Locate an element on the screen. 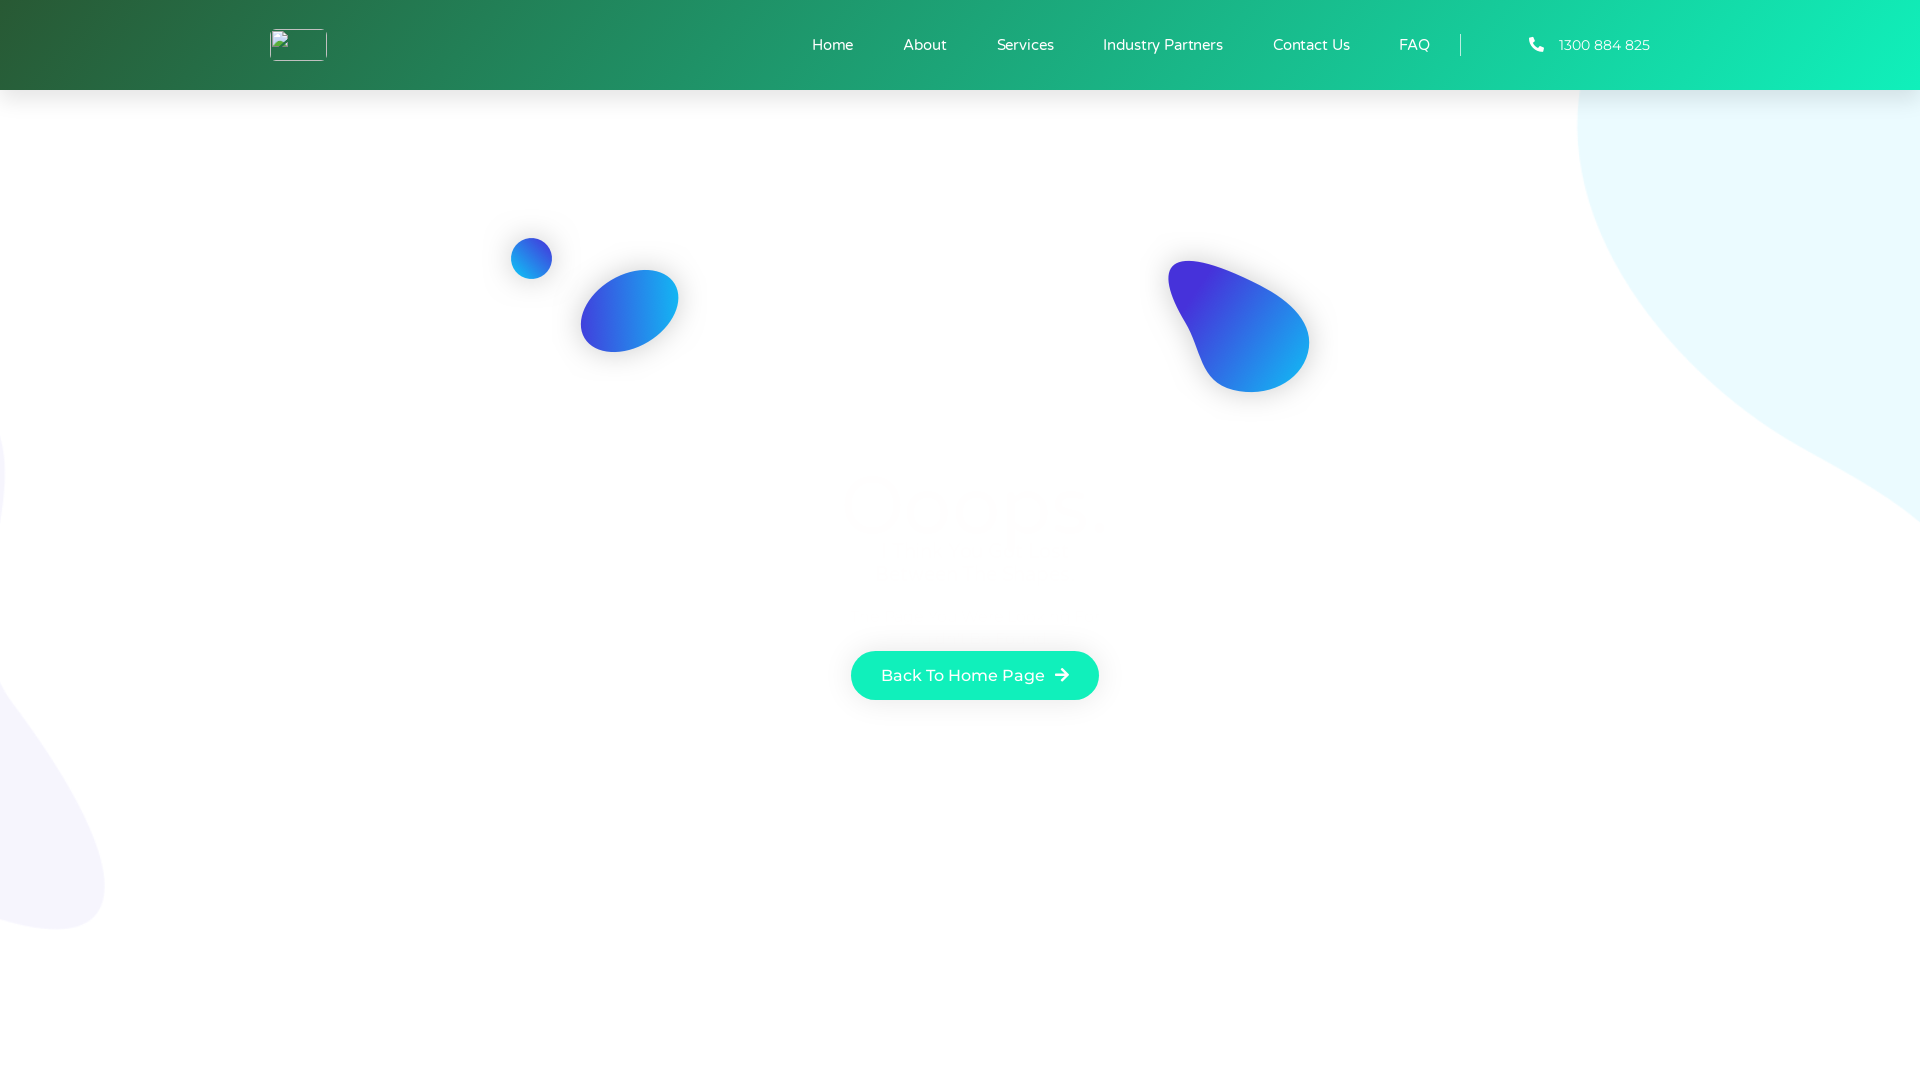 This screenshot has height=1080, width=1920. 'Home' is located at coordinates (832, 45).